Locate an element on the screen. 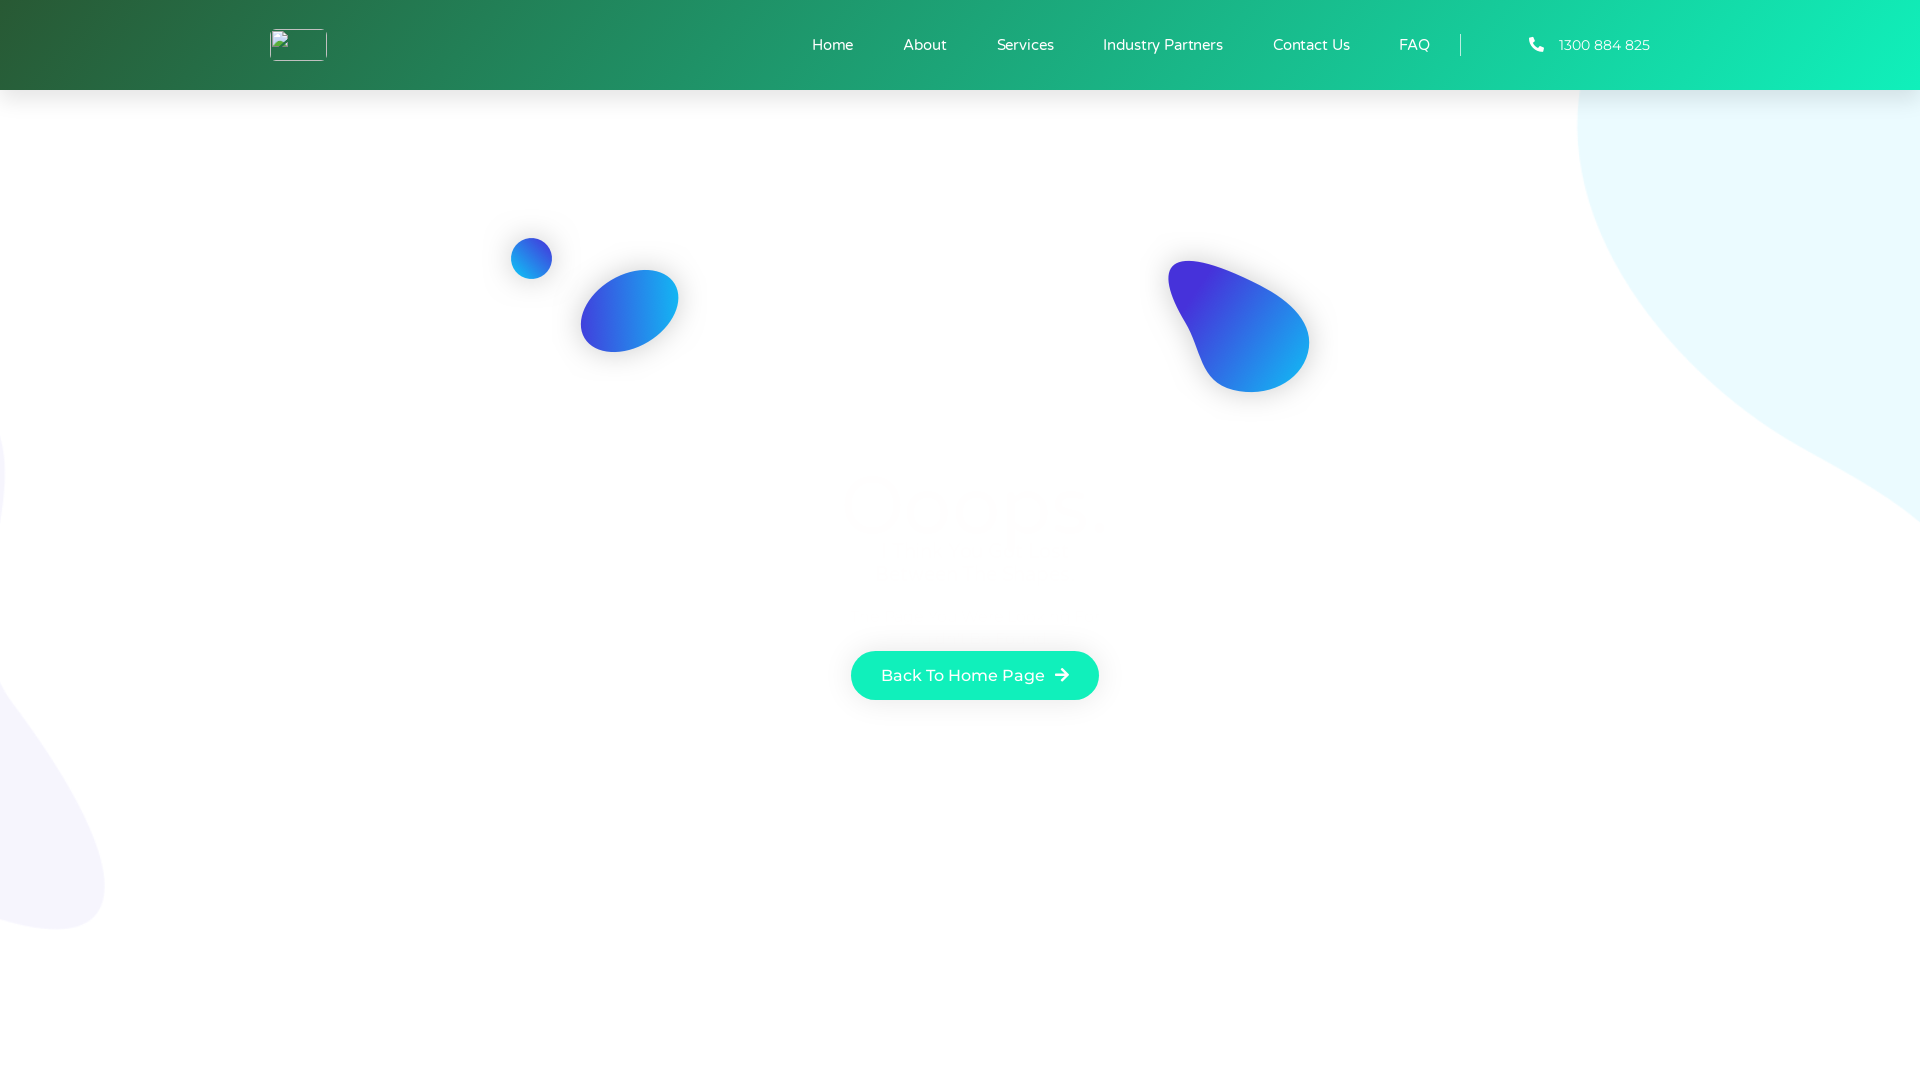 This screenshot has height=1080, width=1920. 'Home' is located at coordinates (832, 45).